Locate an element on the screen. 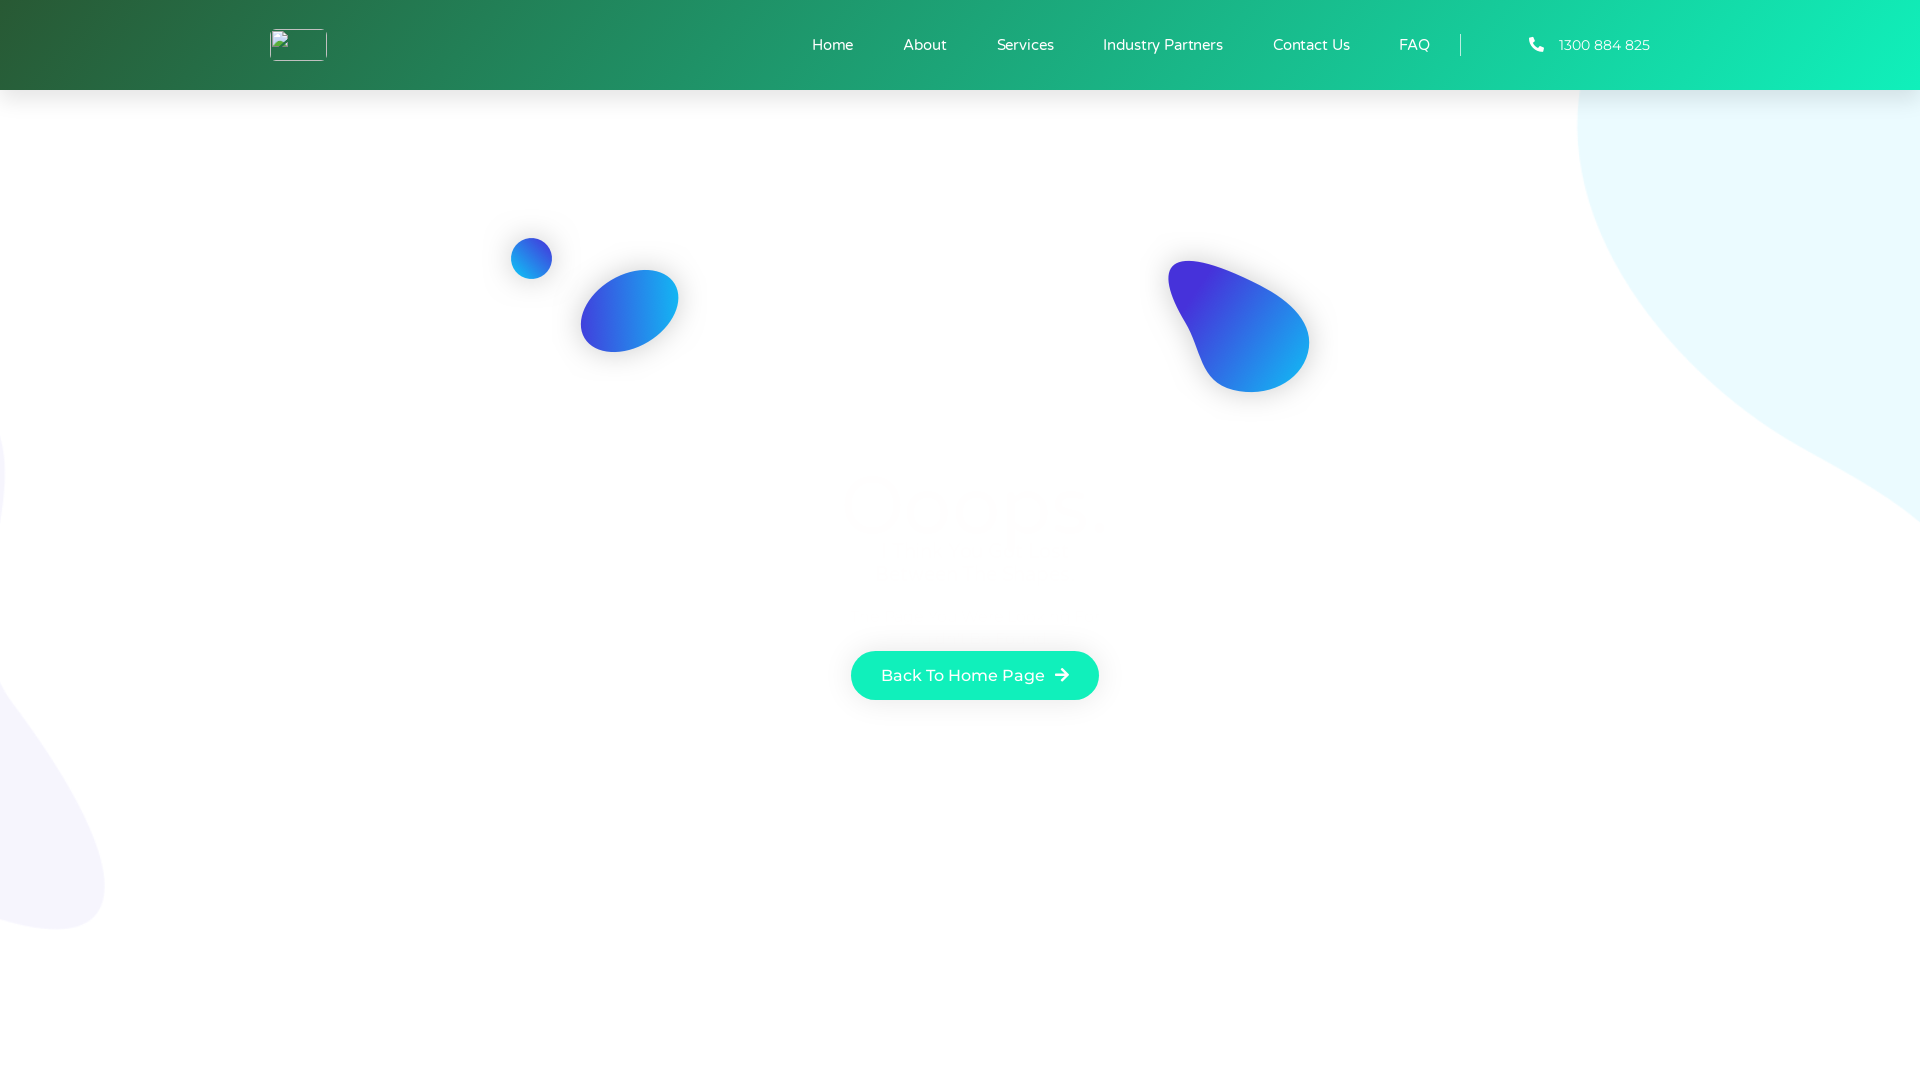 This screenshot has height=1080, width=1920. 'Home' is located at coordinates (832, 45).